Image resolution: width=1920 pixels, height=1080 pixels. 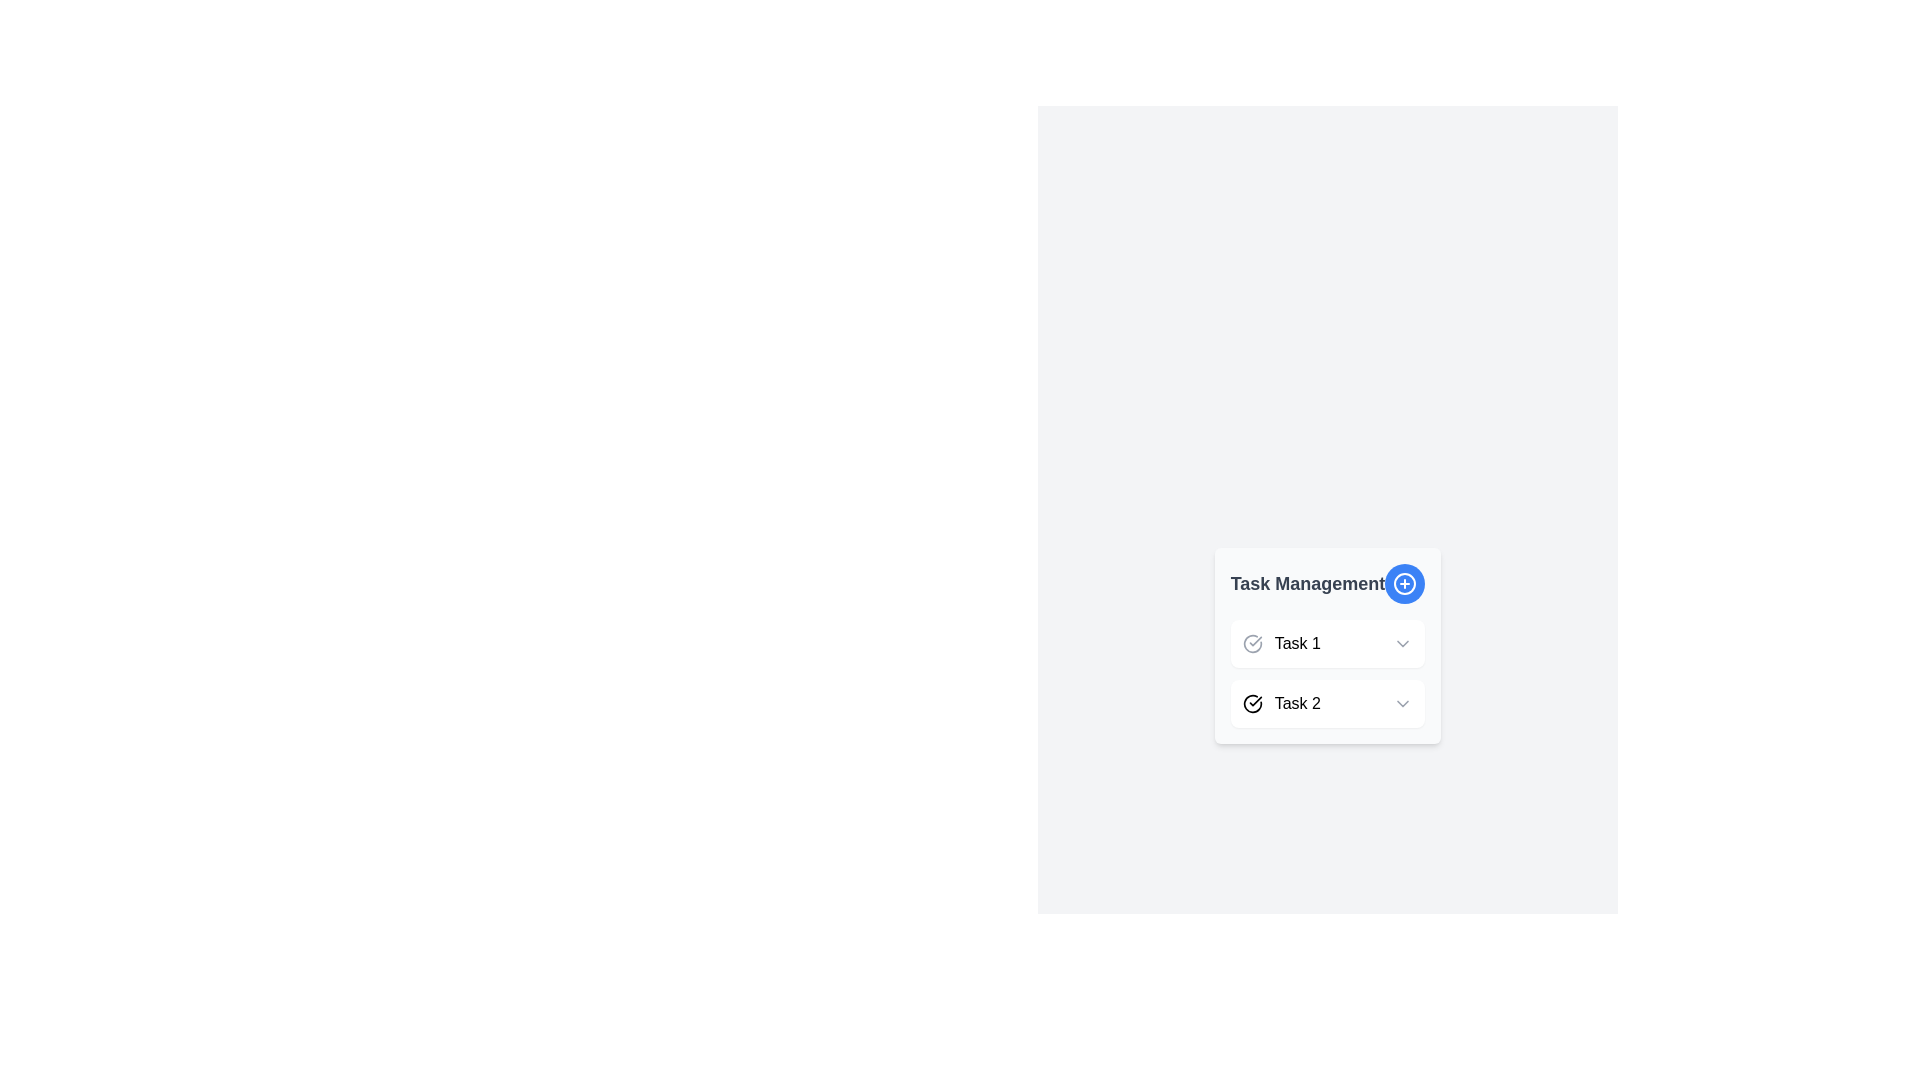 What do you see at coordinates (1281, 703) in the screenshot?
I see `the label displaying the name and completion status of the task located in the second row of the 'Task Management' card` at bounding box center [1281, 703].